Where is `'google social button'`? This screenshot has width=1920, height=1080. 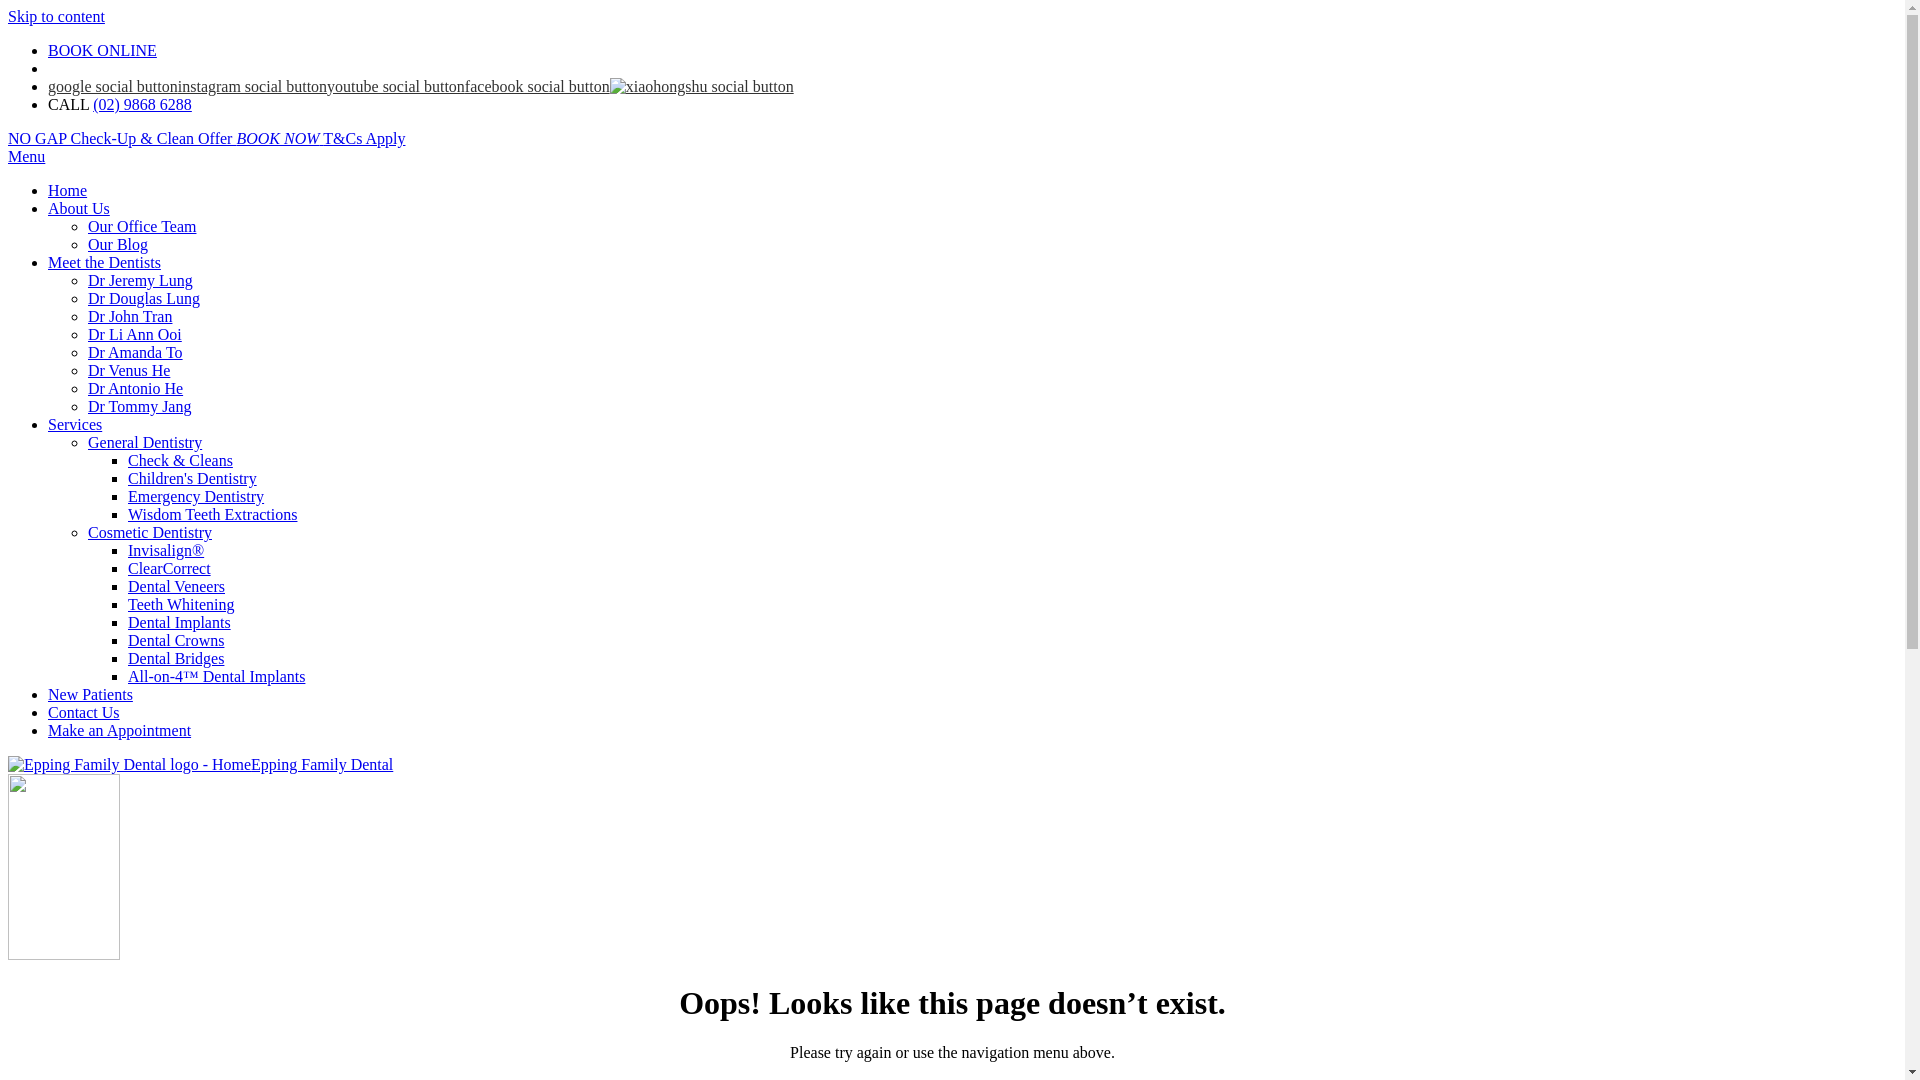
'google social button' is located at coordinates (112, 85).